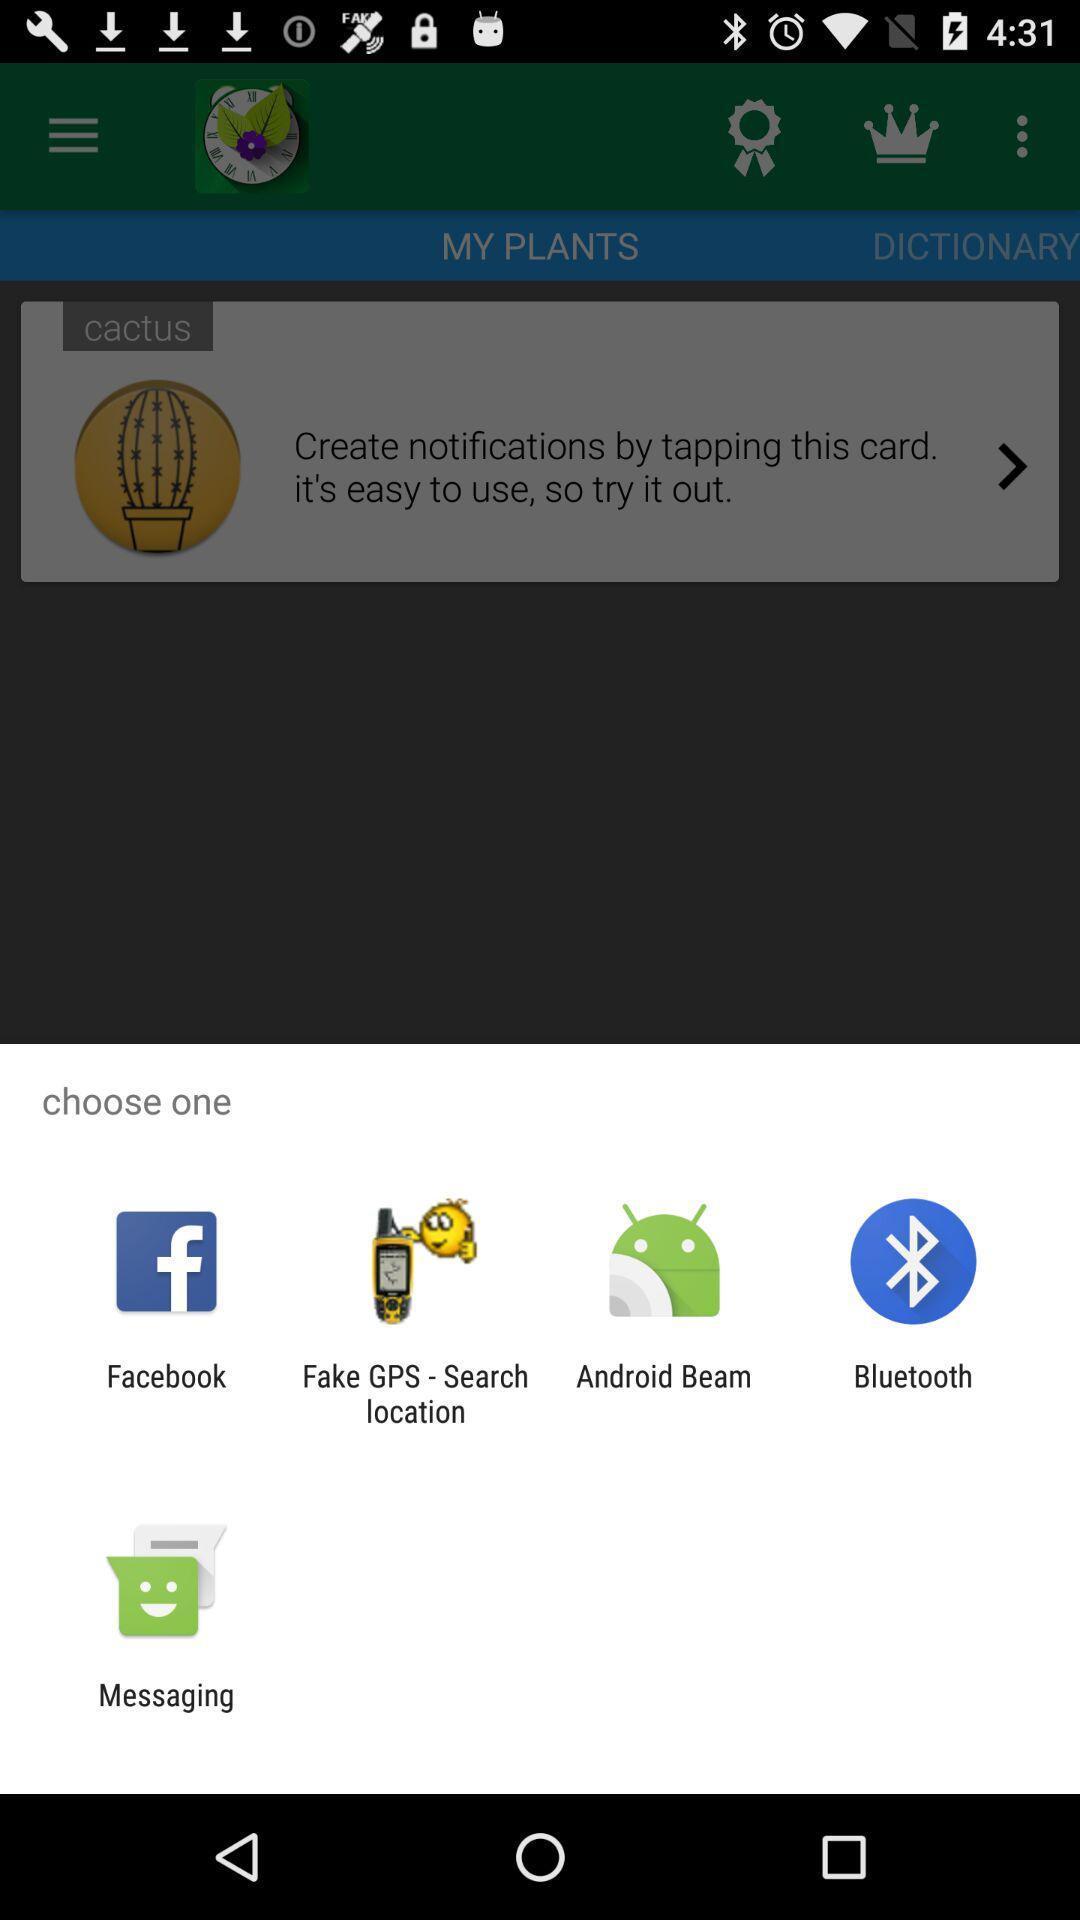 Image resolution: width=1080 pixels, height=1920 pixels. Describe the element at coordinates (913, 1392) in the screenshot. I see `bluetooth` at that location.